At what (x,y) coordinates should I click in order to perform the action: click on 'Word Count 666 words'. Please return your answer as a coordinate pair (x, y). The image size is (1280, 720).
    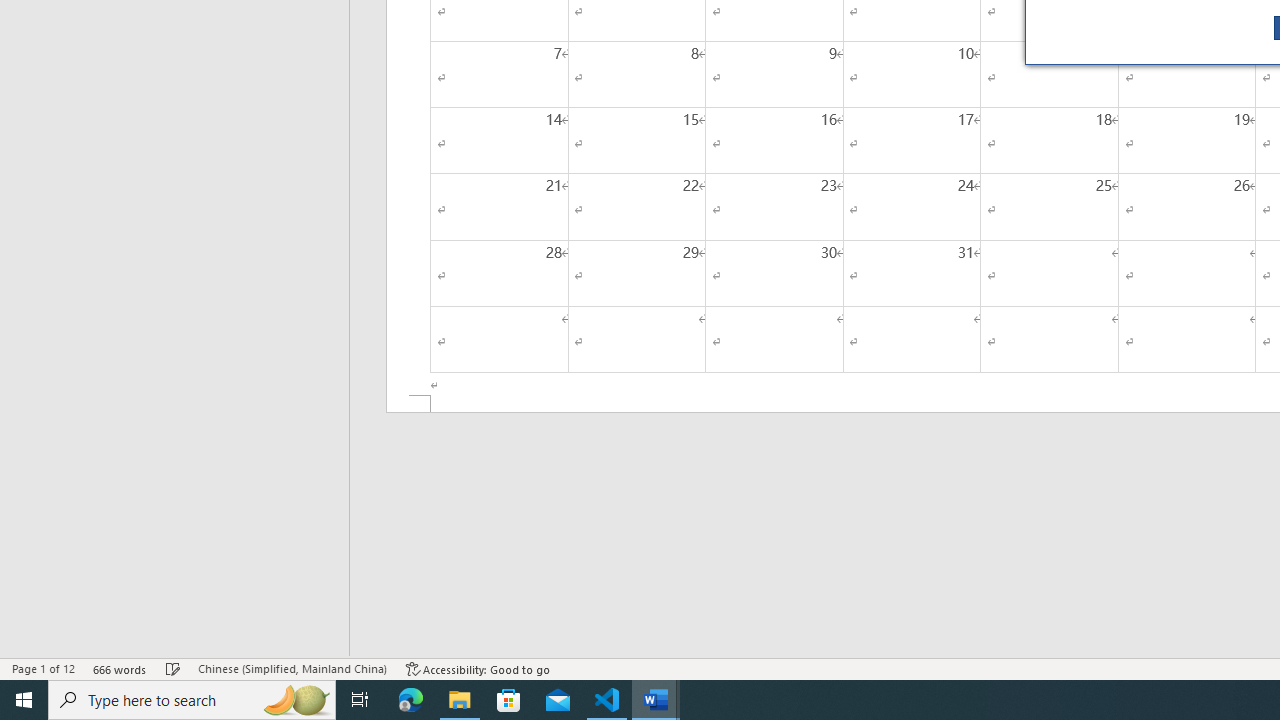
    Looking at the image, I should click on (119, 669).